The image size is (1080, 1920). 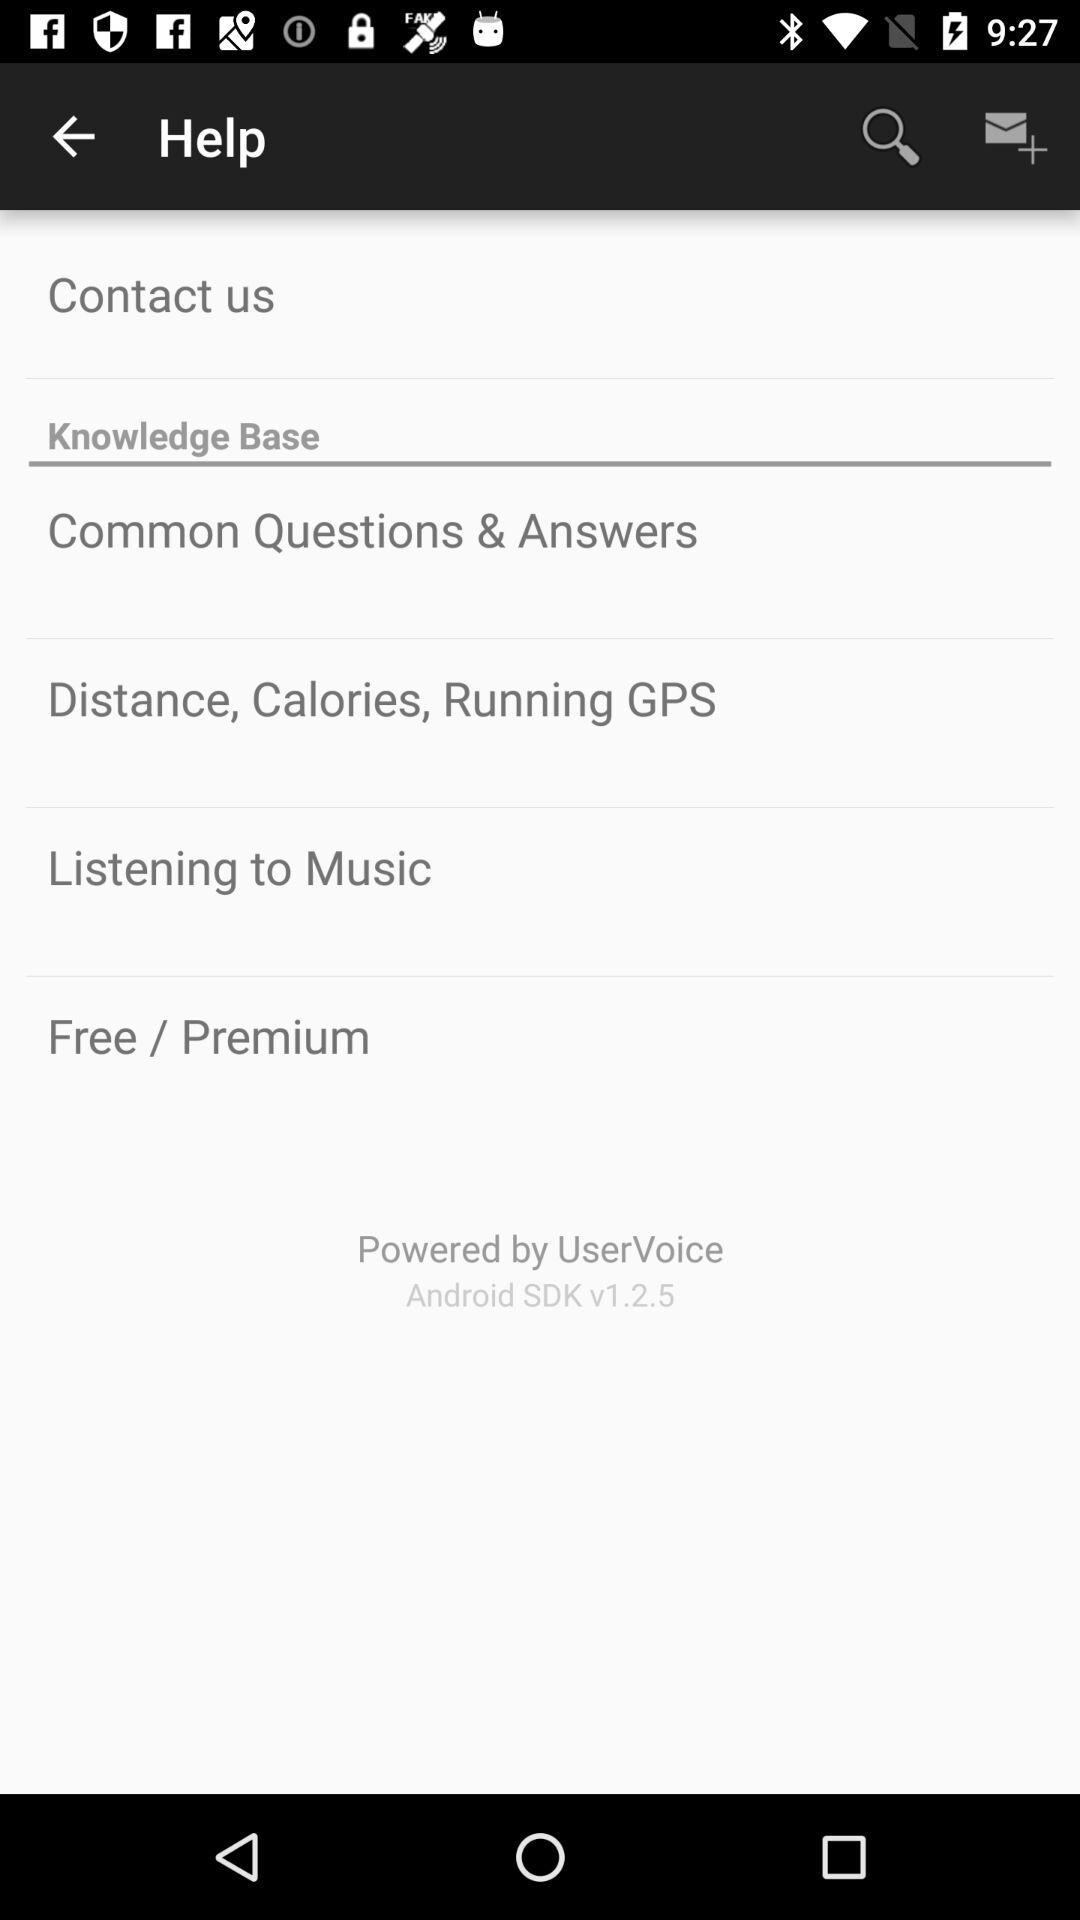 What do you see at coordinates (72, 135) in the screenshot?
I see `the app next to help item` at bounding box center [72, 135].